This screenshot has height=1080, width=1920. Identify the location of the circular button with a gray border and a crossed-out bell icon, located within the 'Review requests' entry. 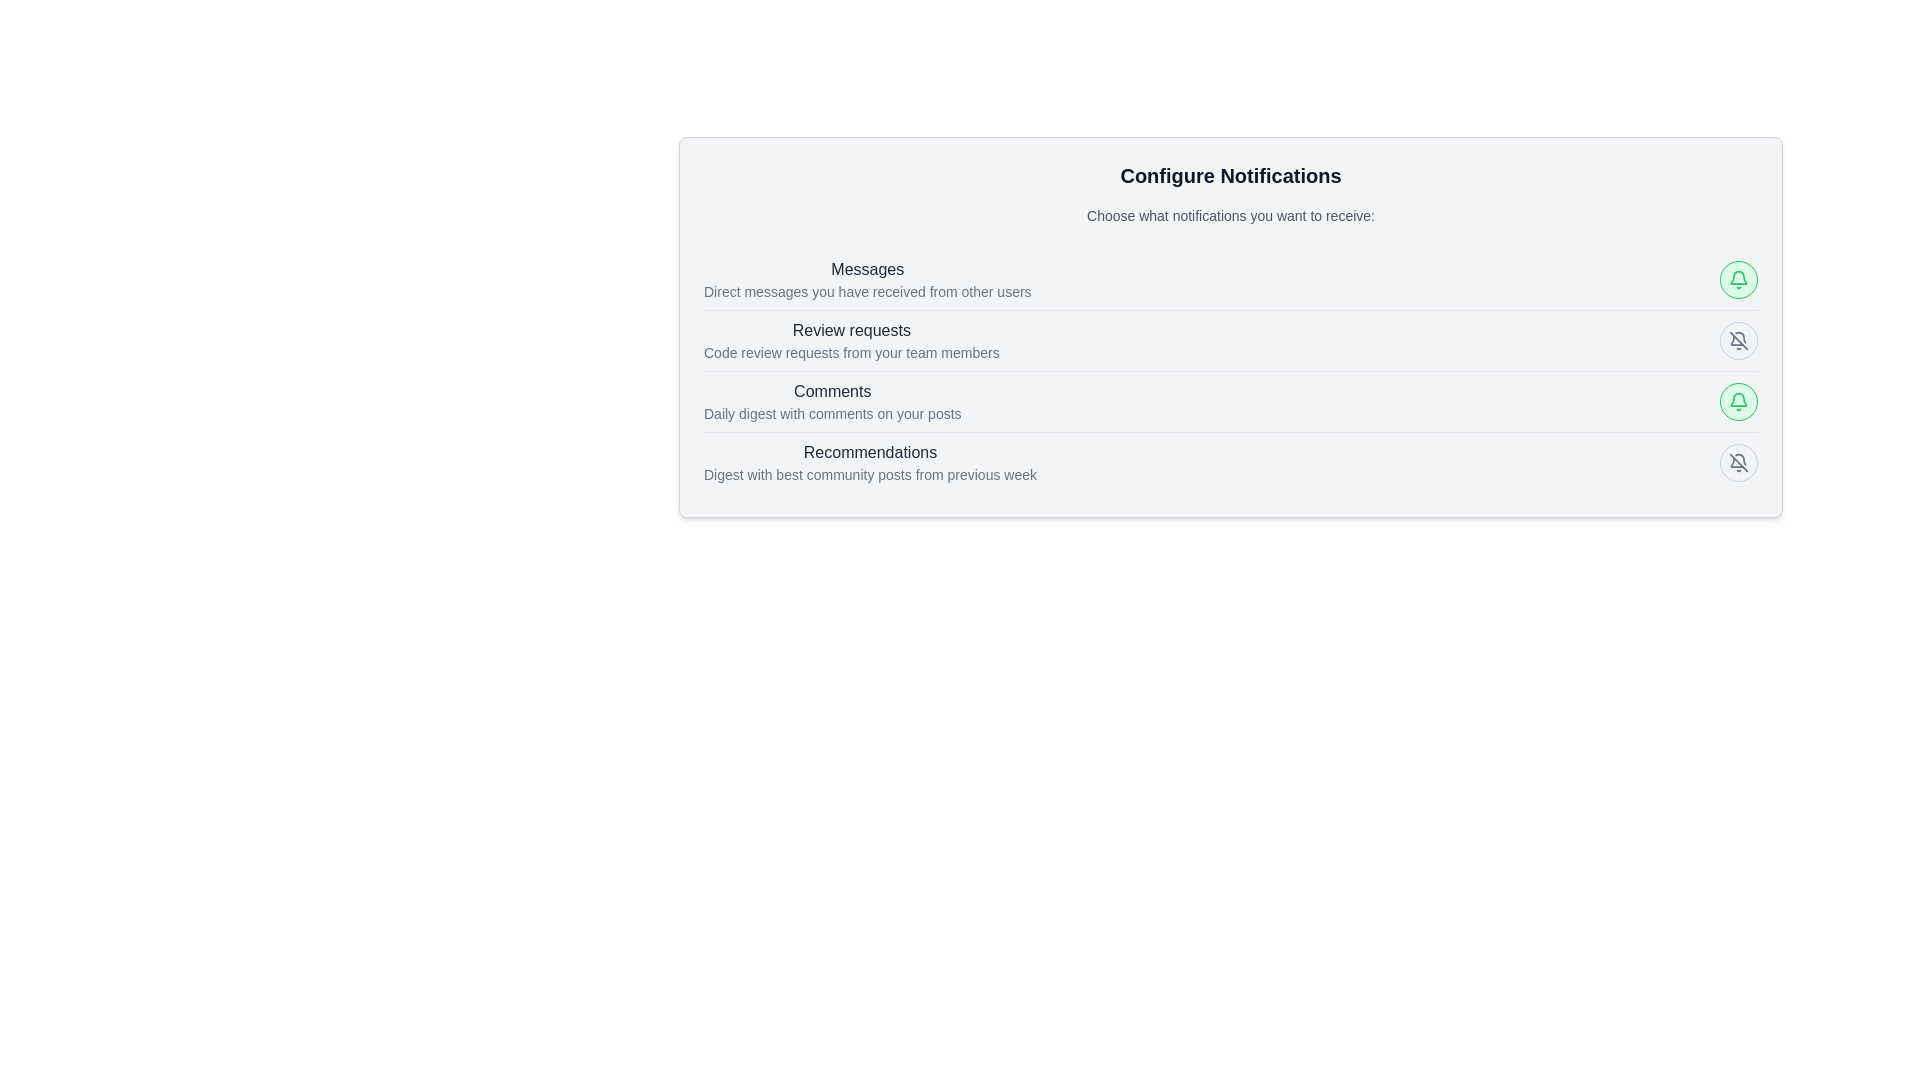
(1737, 339).